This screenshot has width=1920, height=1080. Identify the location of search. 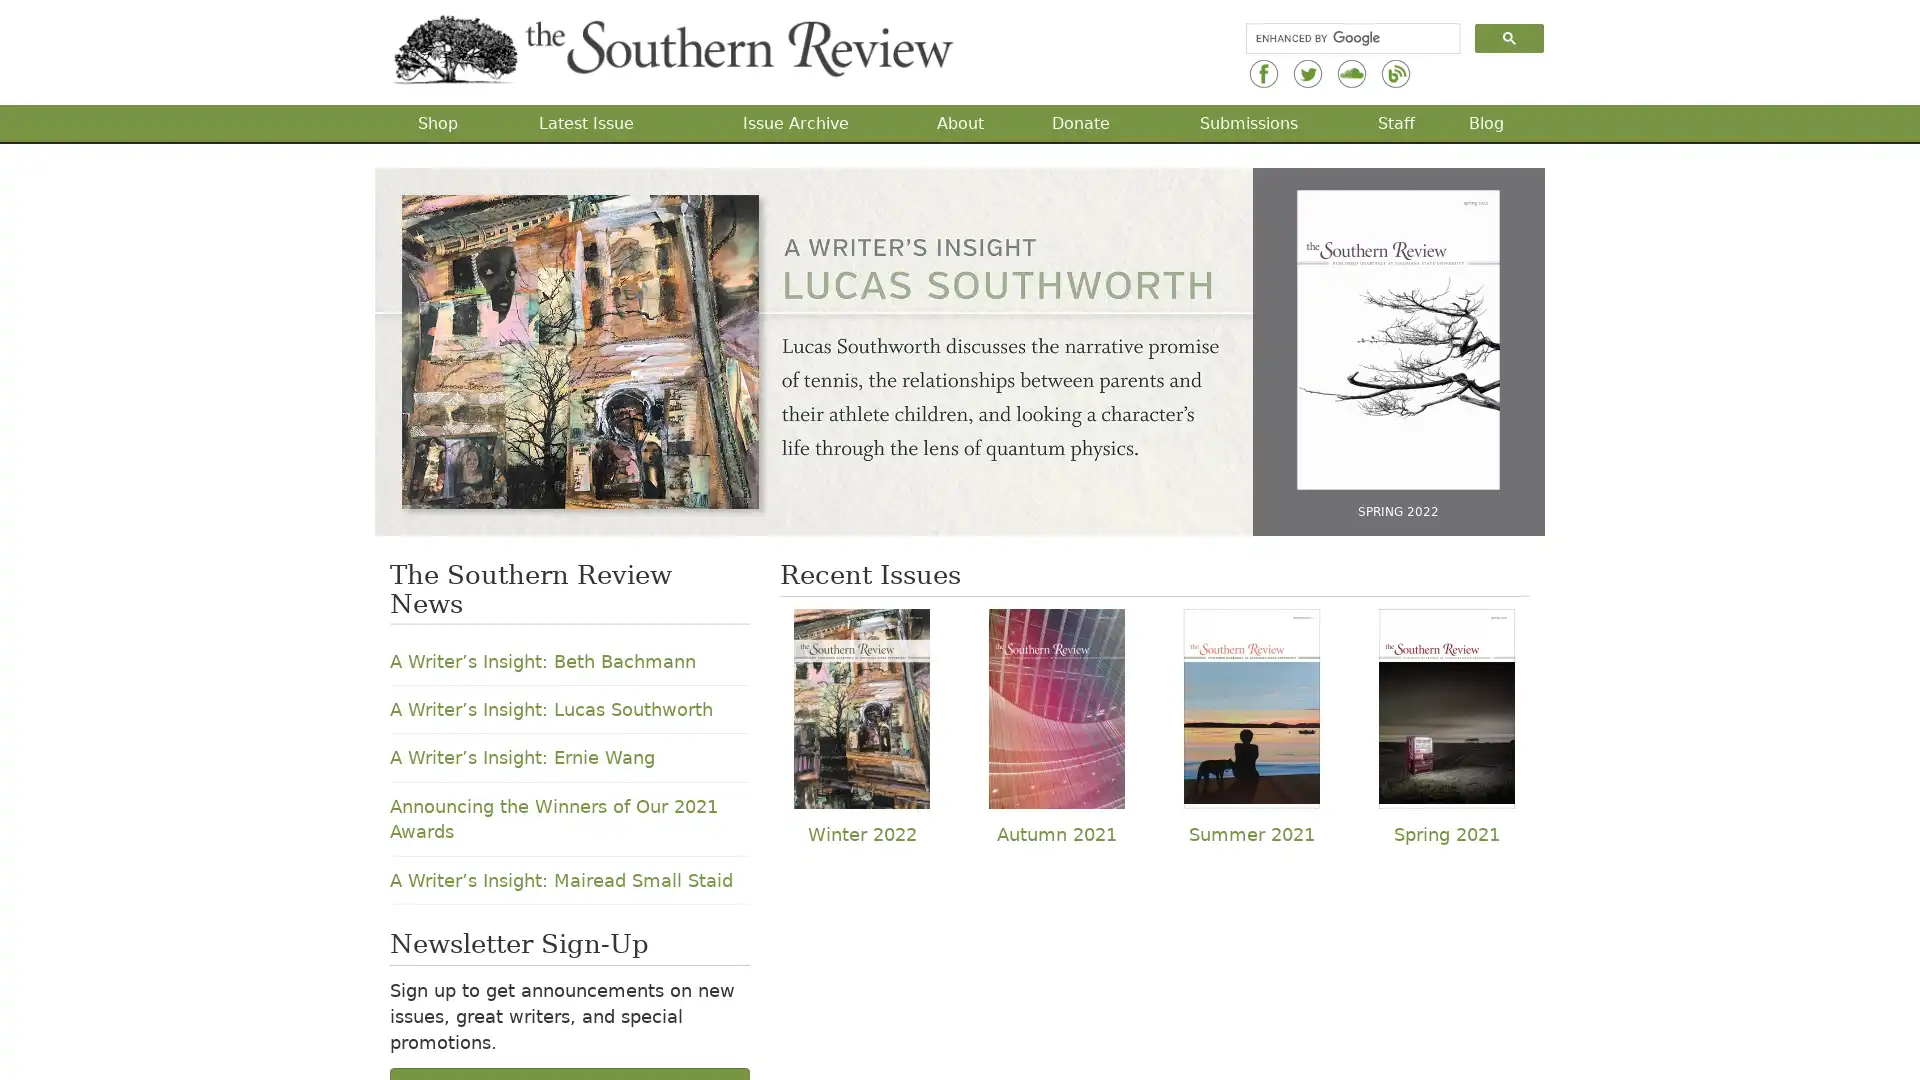
(1509, 37).